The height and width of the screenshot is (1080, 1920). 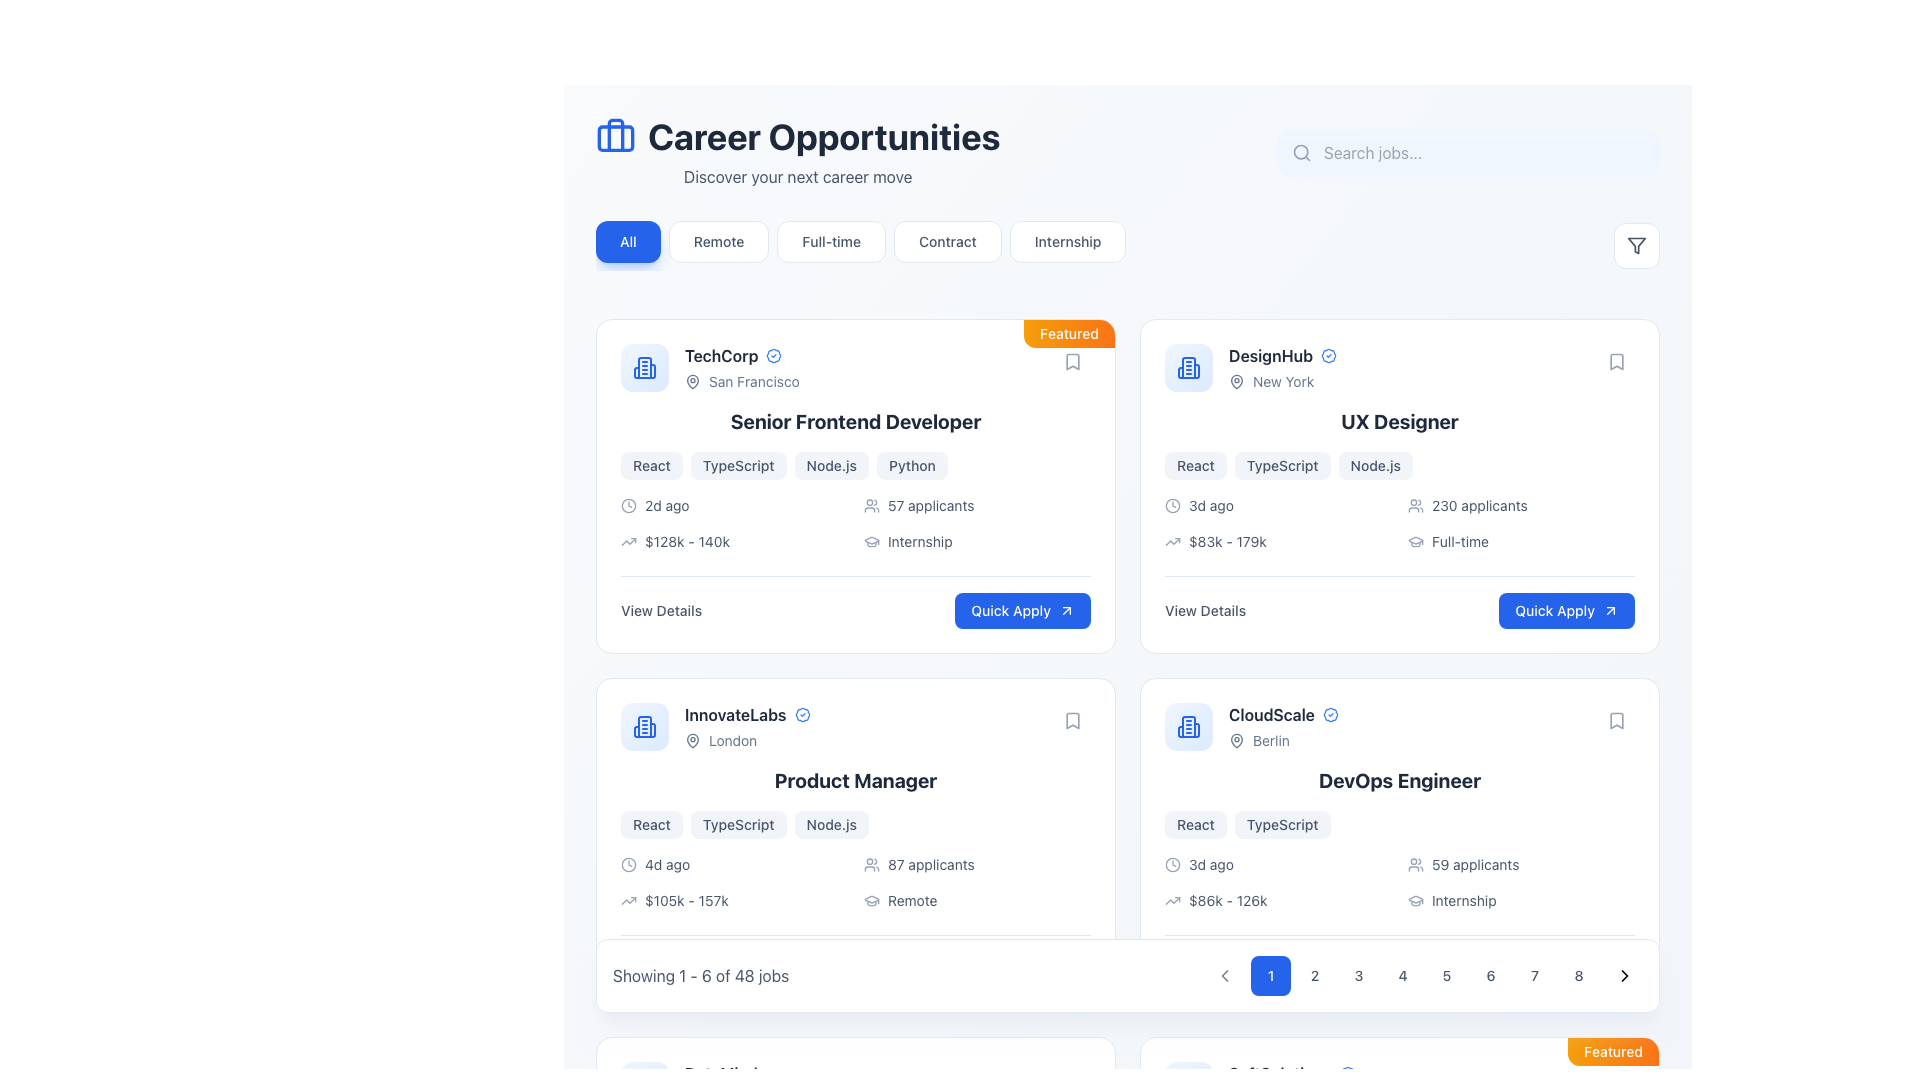 I want to click on the second button in the row of buttons for filtering job listings based on remote availability, so click(x=719, y=241).